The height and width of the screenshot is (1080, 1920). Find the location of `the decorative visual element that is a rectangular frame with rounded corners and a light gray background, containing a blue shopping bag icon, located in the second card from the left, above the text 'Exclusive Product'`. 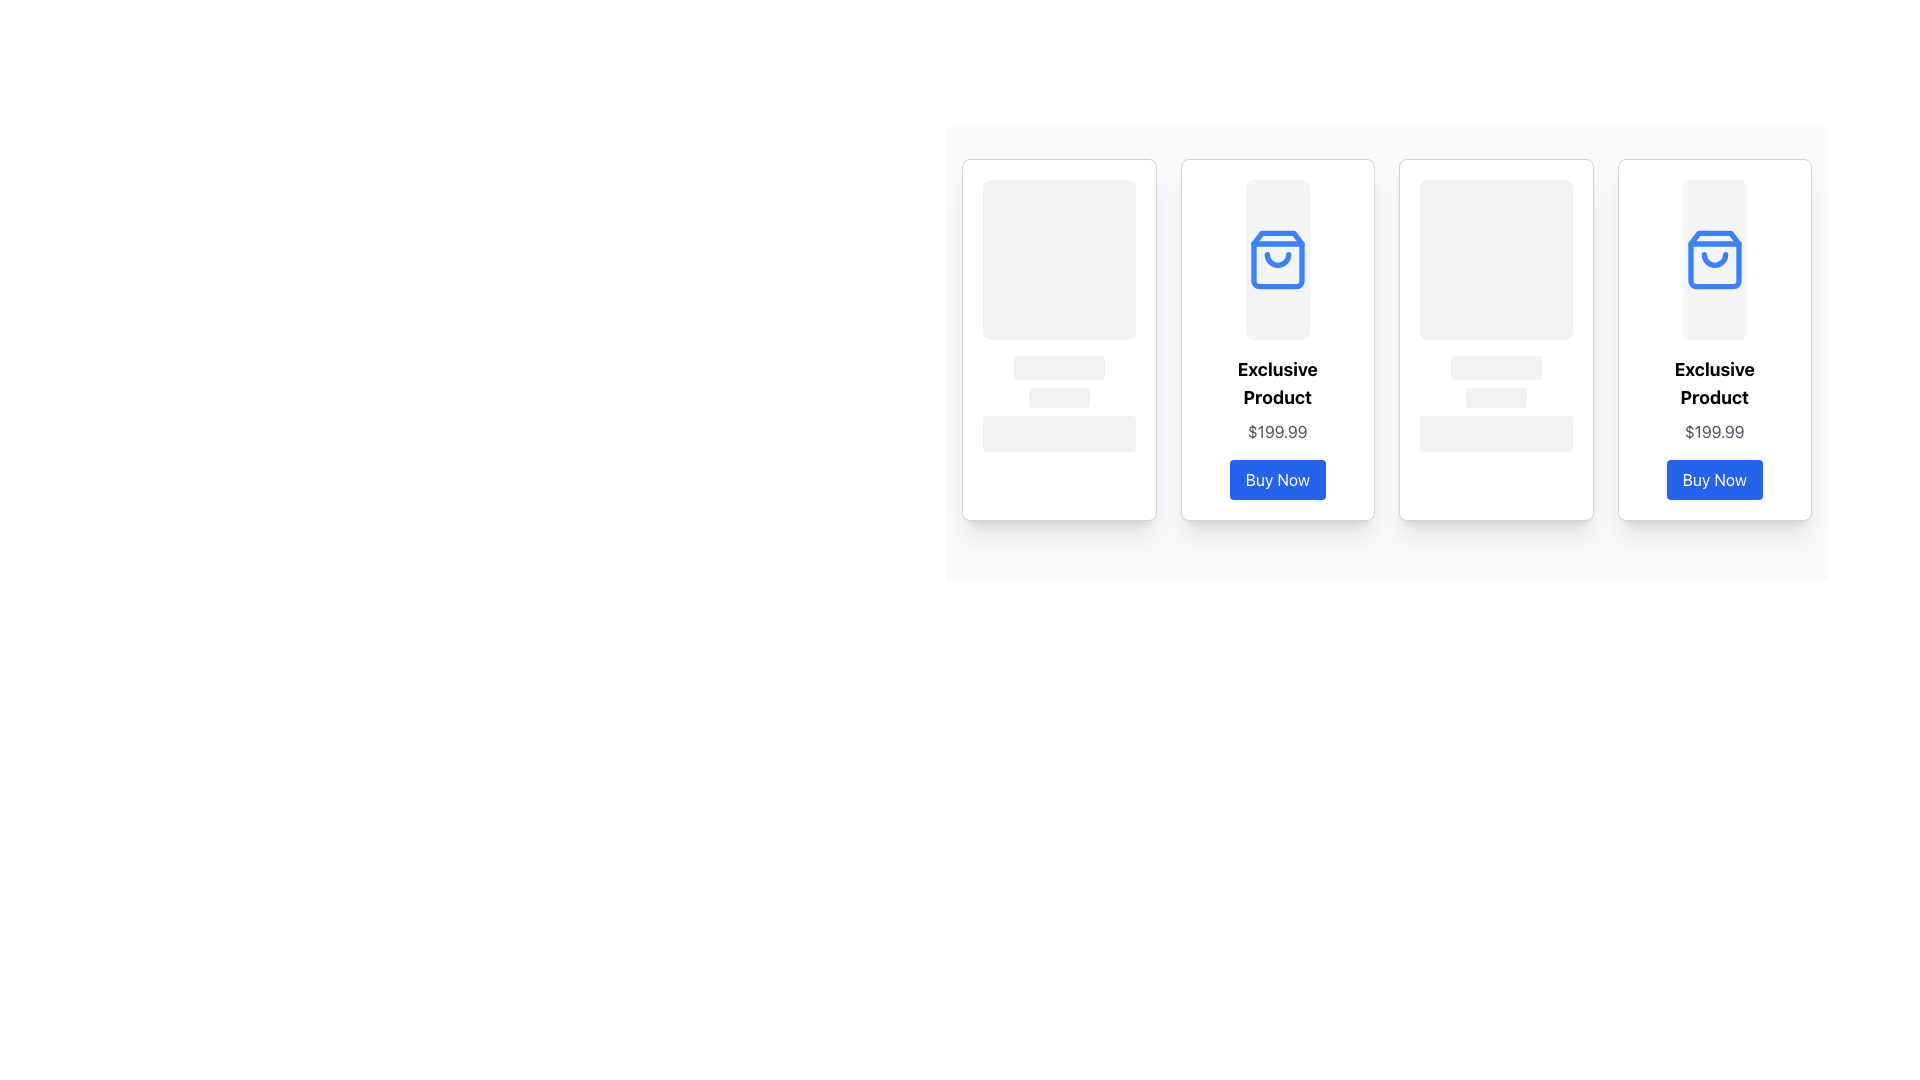

the decorative visual element that is a rectangular frame with rounded corners and a light gray background, containing a blue shopping bag icon, located in the second card from the left, above the text 'Exclusive Product' is located at coordinates (1276, 258).